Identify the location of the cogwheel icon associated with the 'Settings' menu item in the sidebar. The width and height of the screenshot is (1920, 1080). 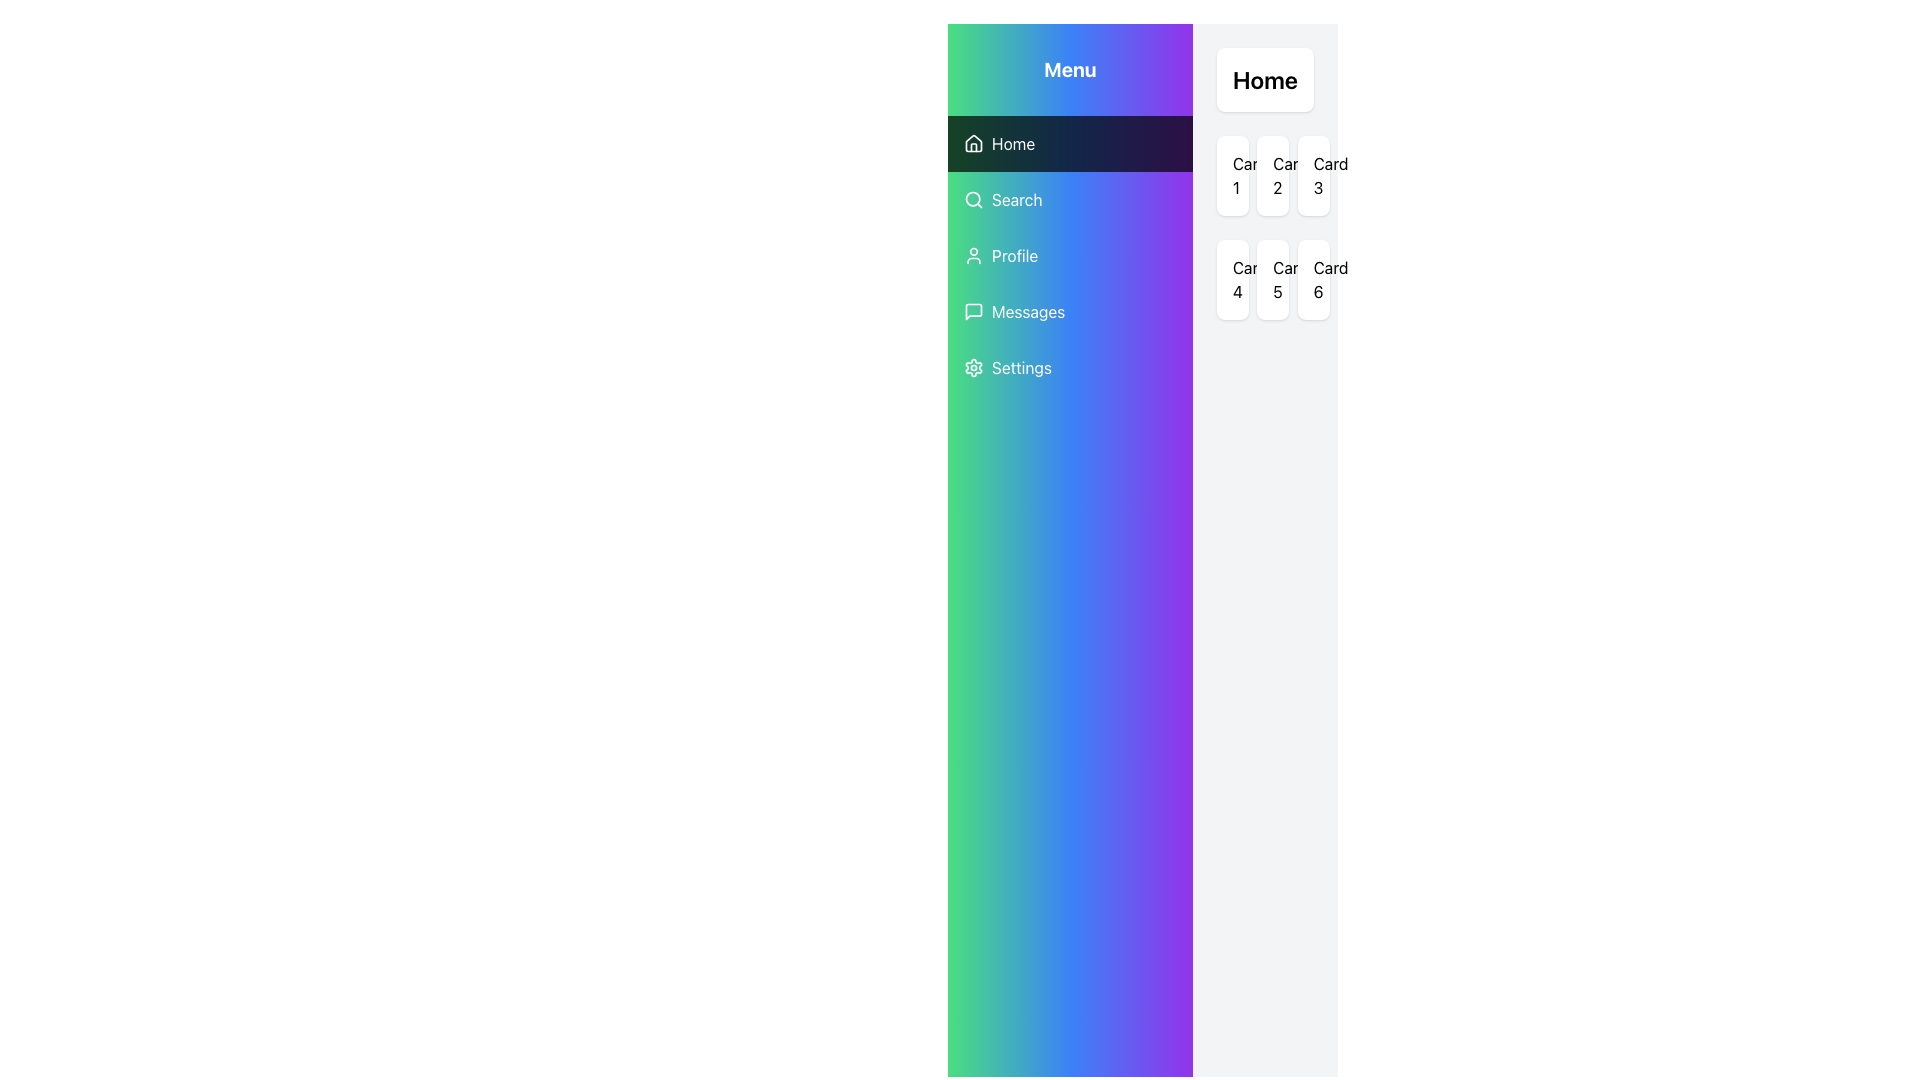
(974, 367).